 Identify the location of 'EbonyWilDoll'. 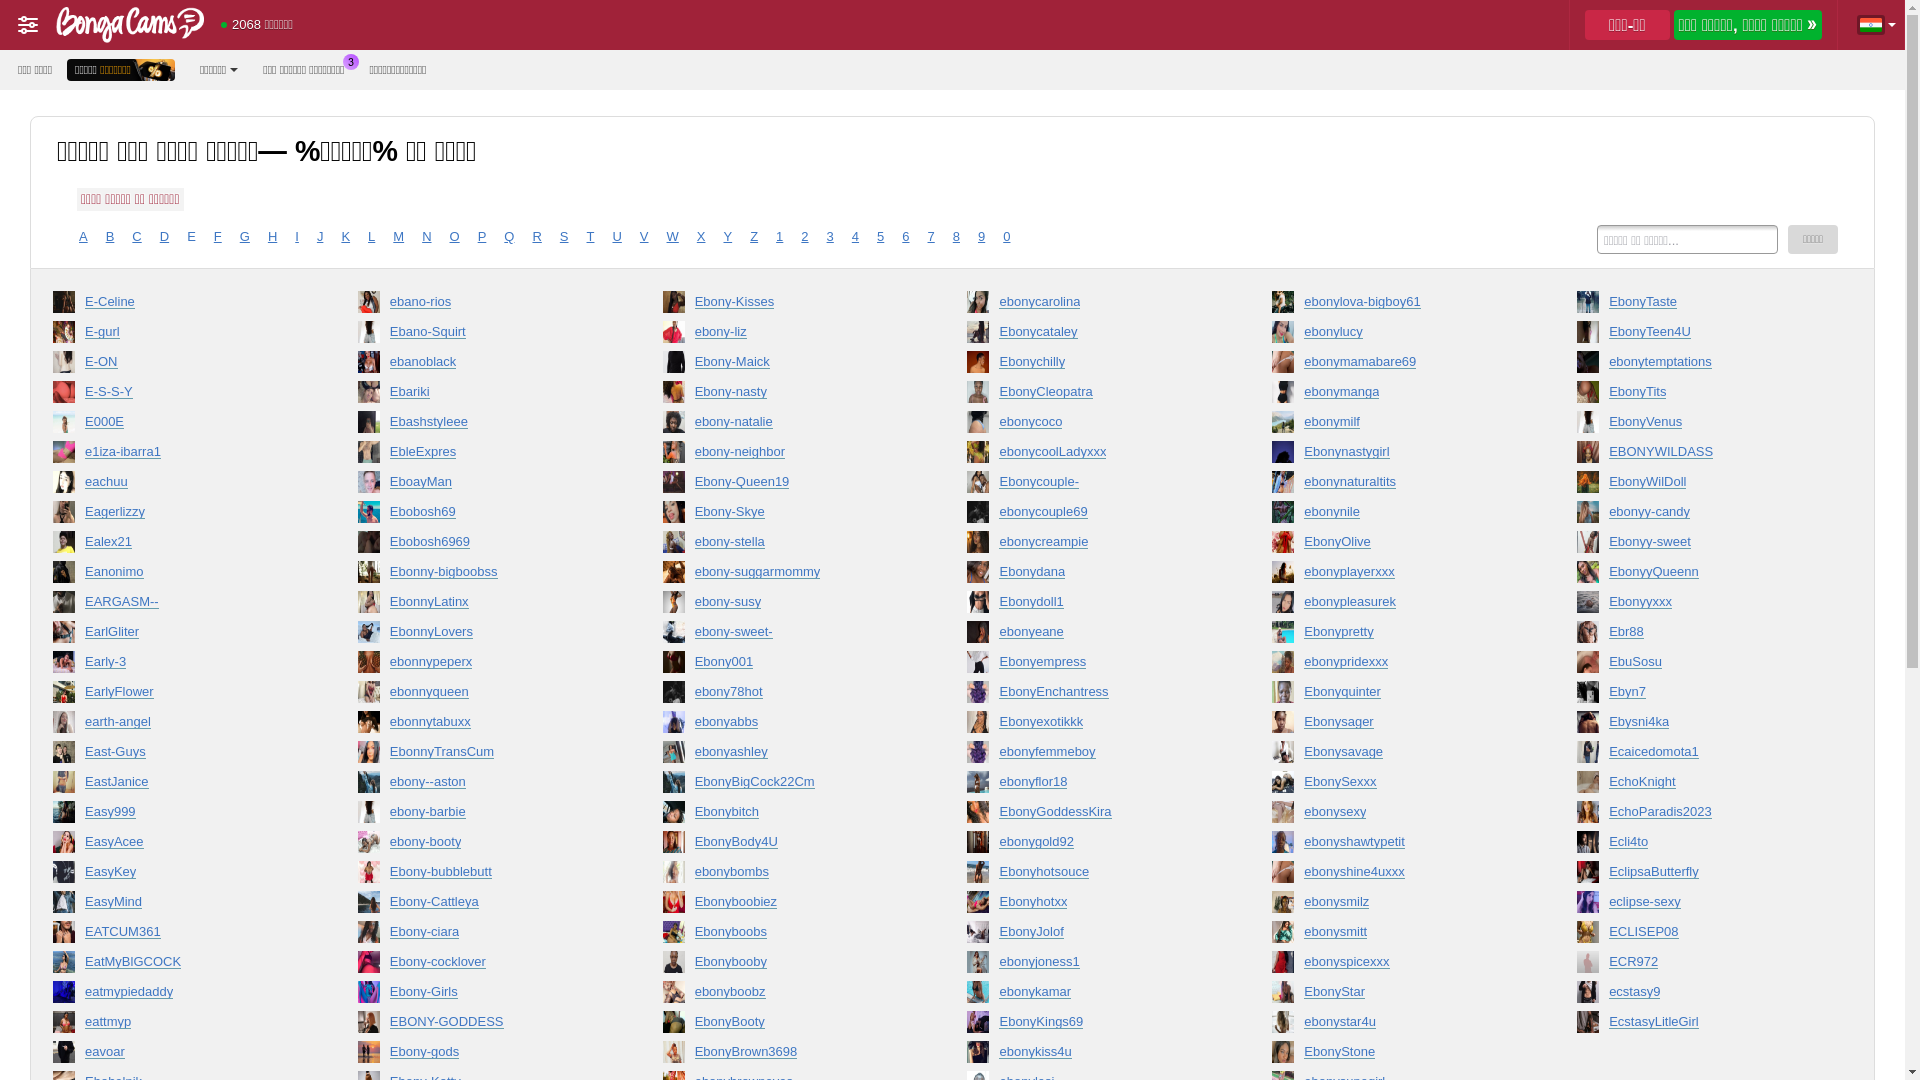
(1699, 486).